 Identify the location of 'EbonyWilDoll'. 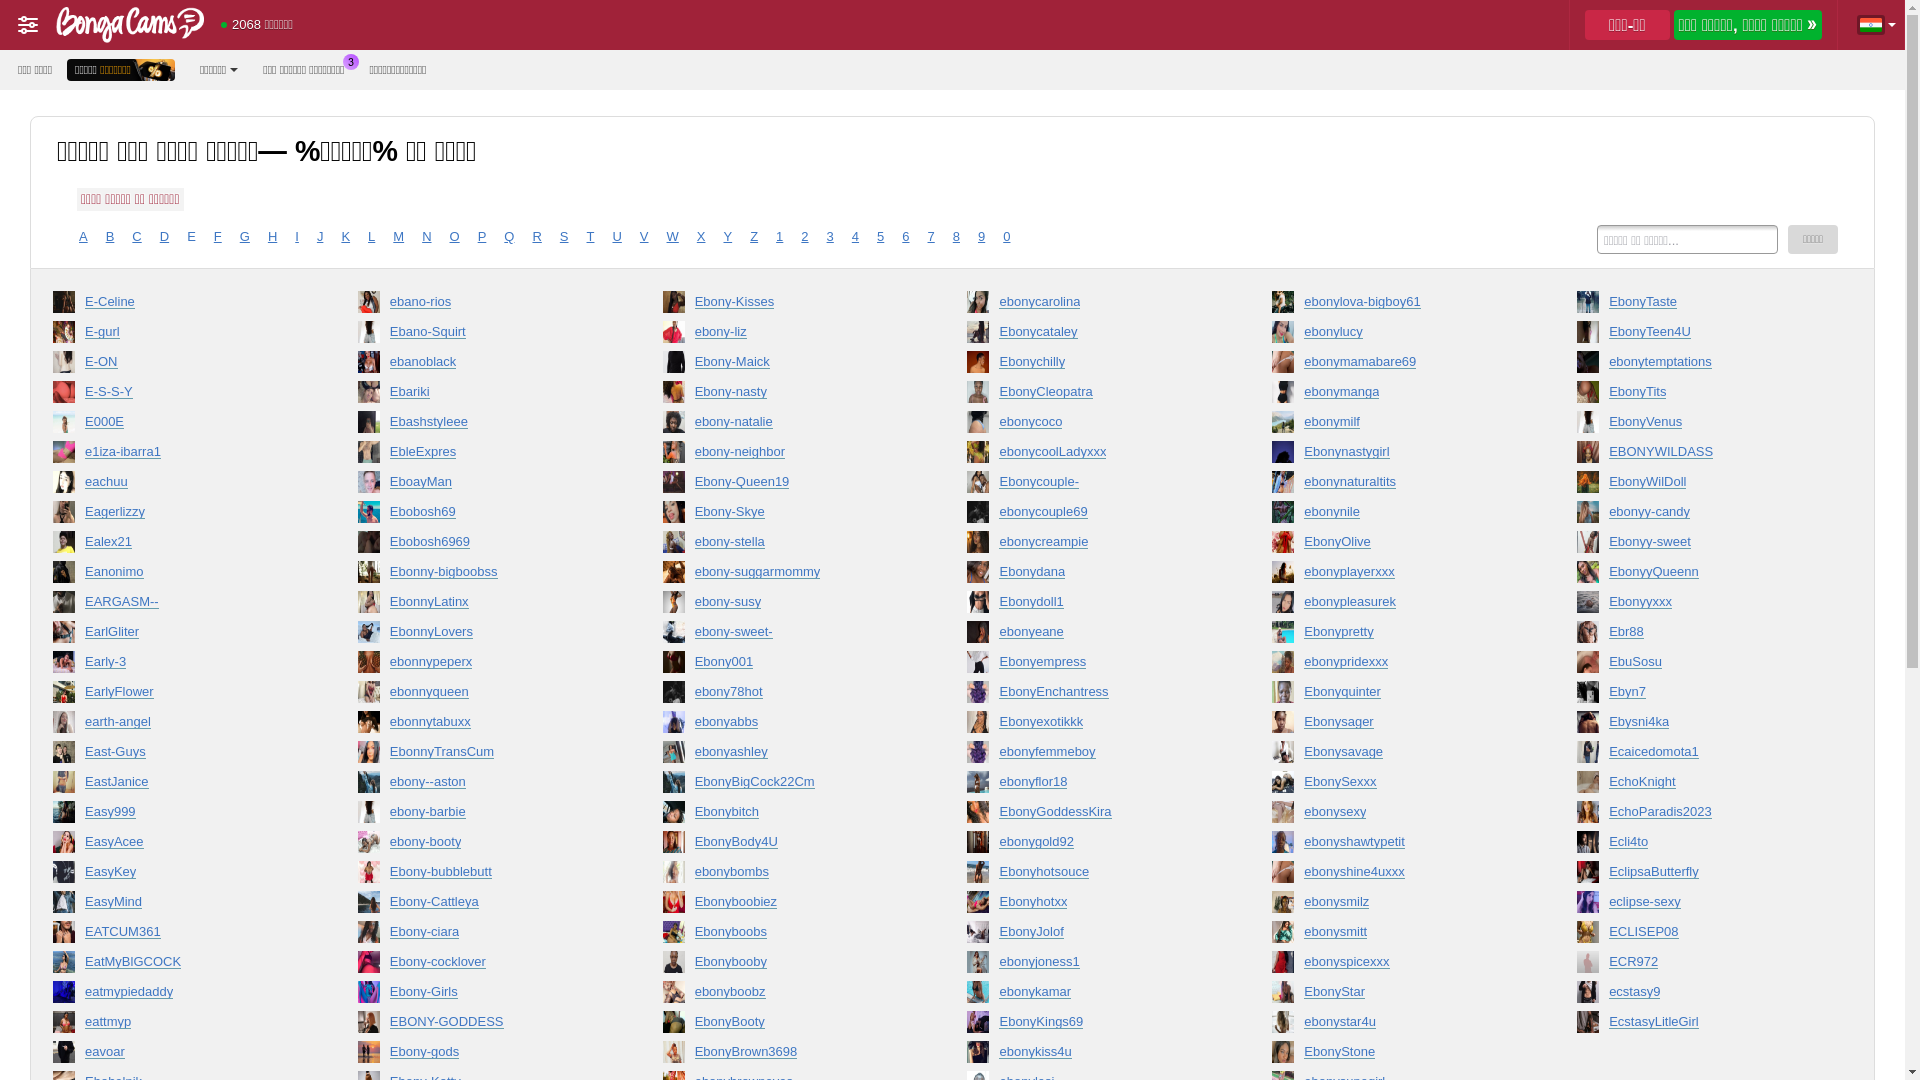
(1699, 486).